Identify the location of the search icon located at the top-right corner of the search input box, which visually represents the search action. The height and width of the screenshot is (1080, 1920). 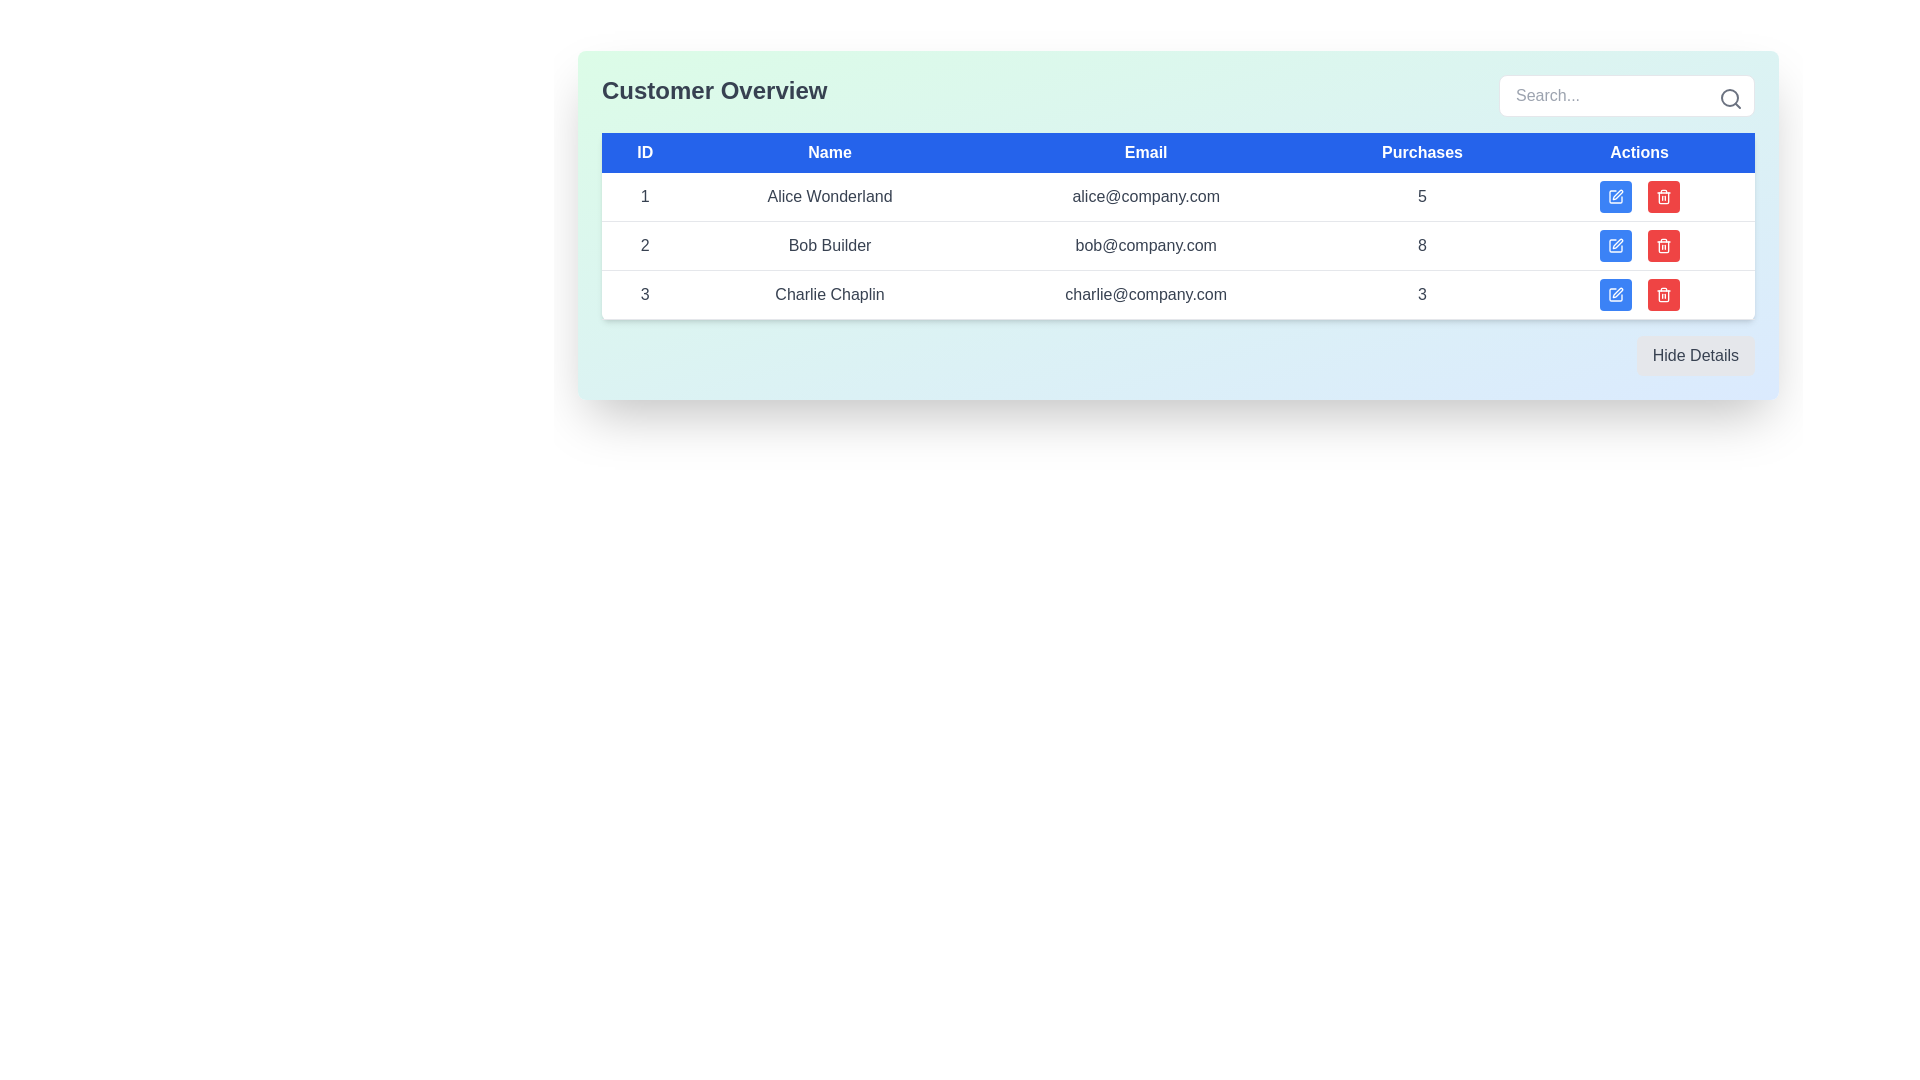
(1730, 99).